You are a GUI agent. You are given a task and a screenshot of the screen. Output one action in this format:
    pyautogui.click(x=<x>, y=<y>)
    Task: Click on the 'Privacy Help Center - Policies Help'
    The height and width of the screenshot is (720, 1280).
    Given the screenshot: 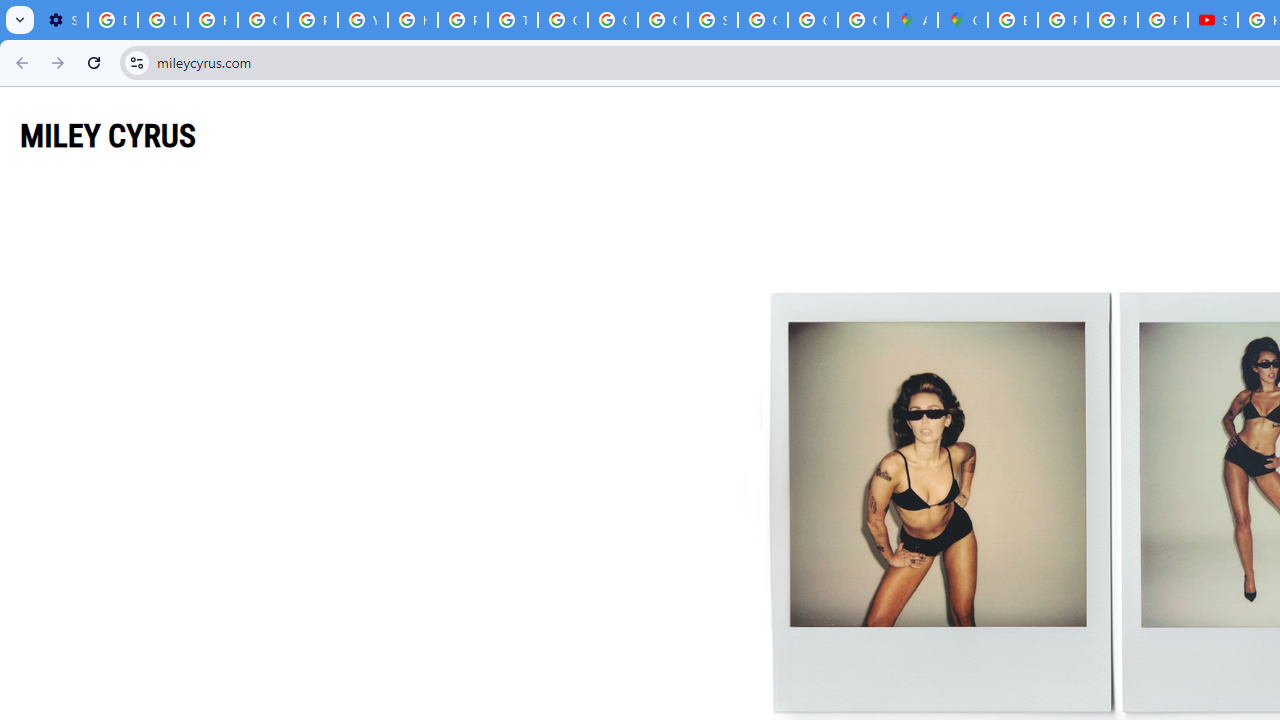 What is the action you would take?
    pyautogui.click(x=1062, y=20)
    